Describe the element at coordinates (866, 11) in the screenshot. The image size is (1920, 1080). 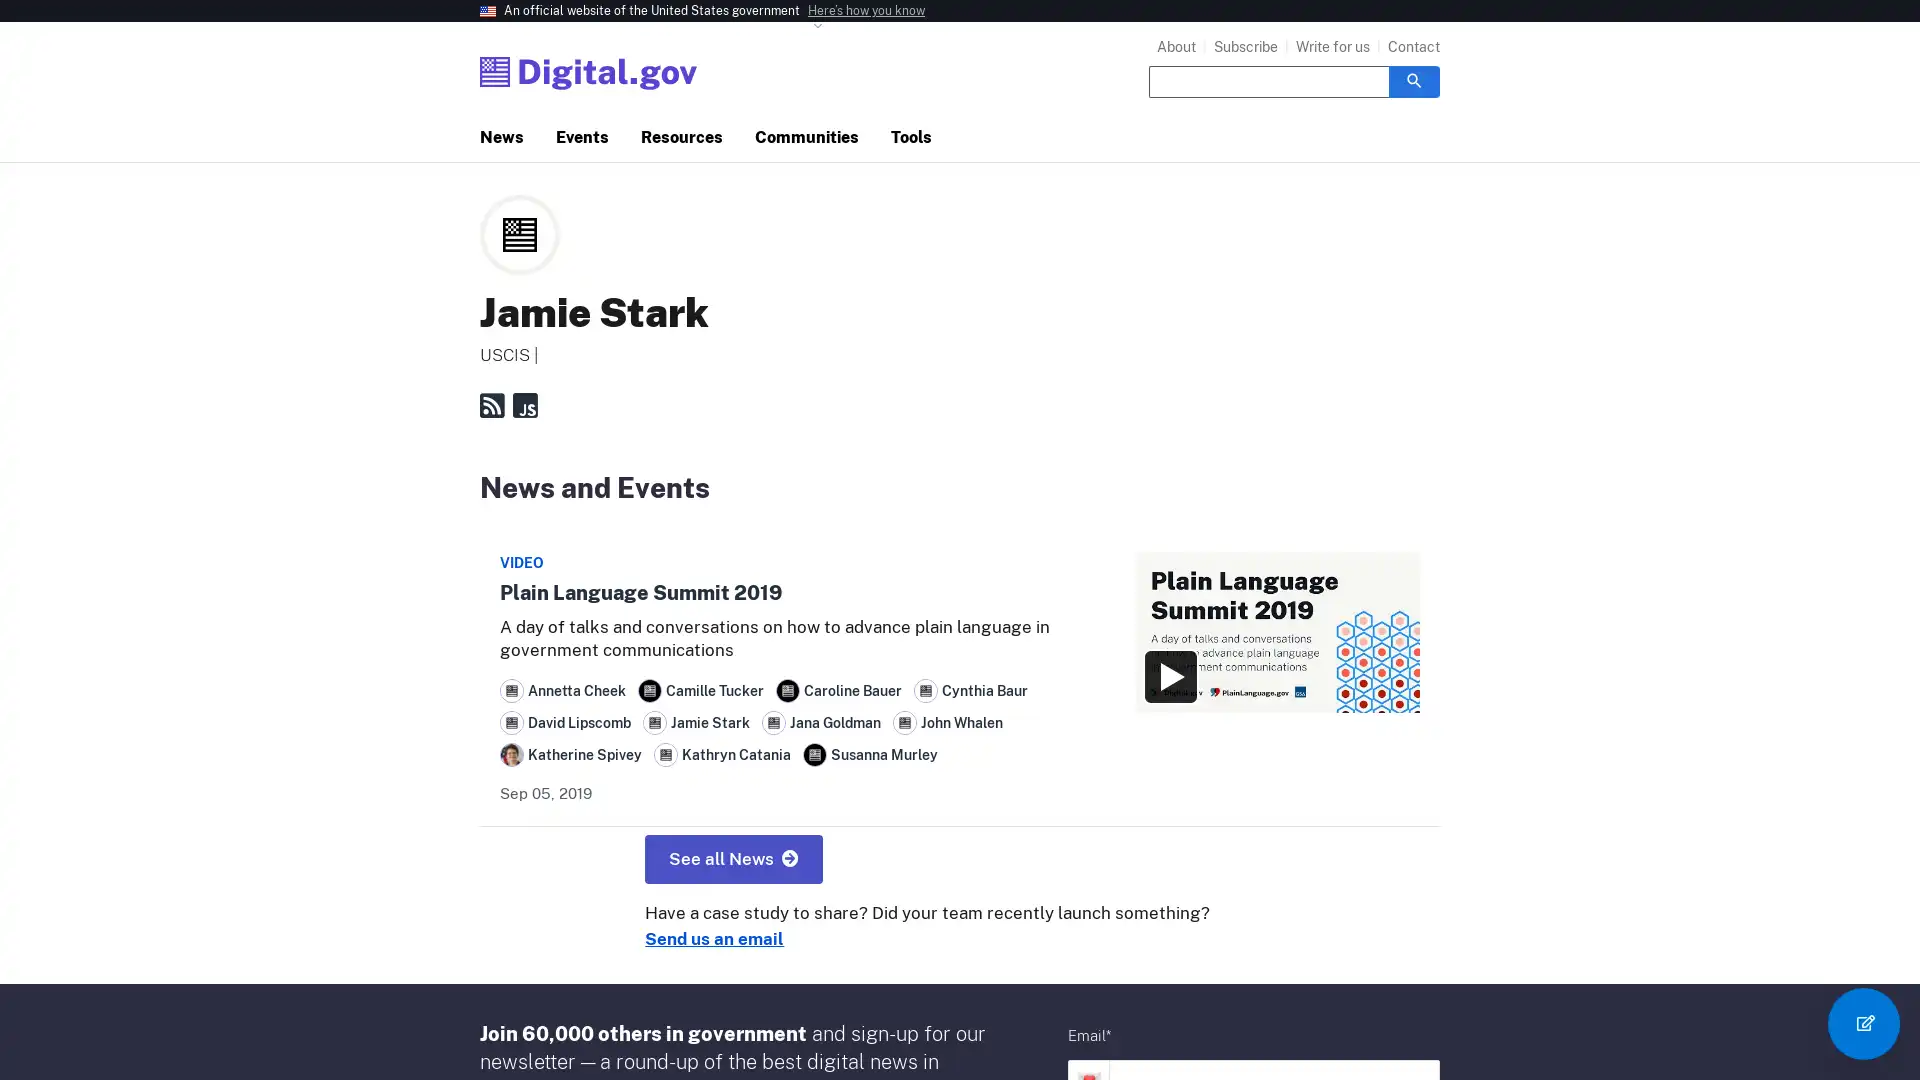
I see `Heres how you know` at that location.